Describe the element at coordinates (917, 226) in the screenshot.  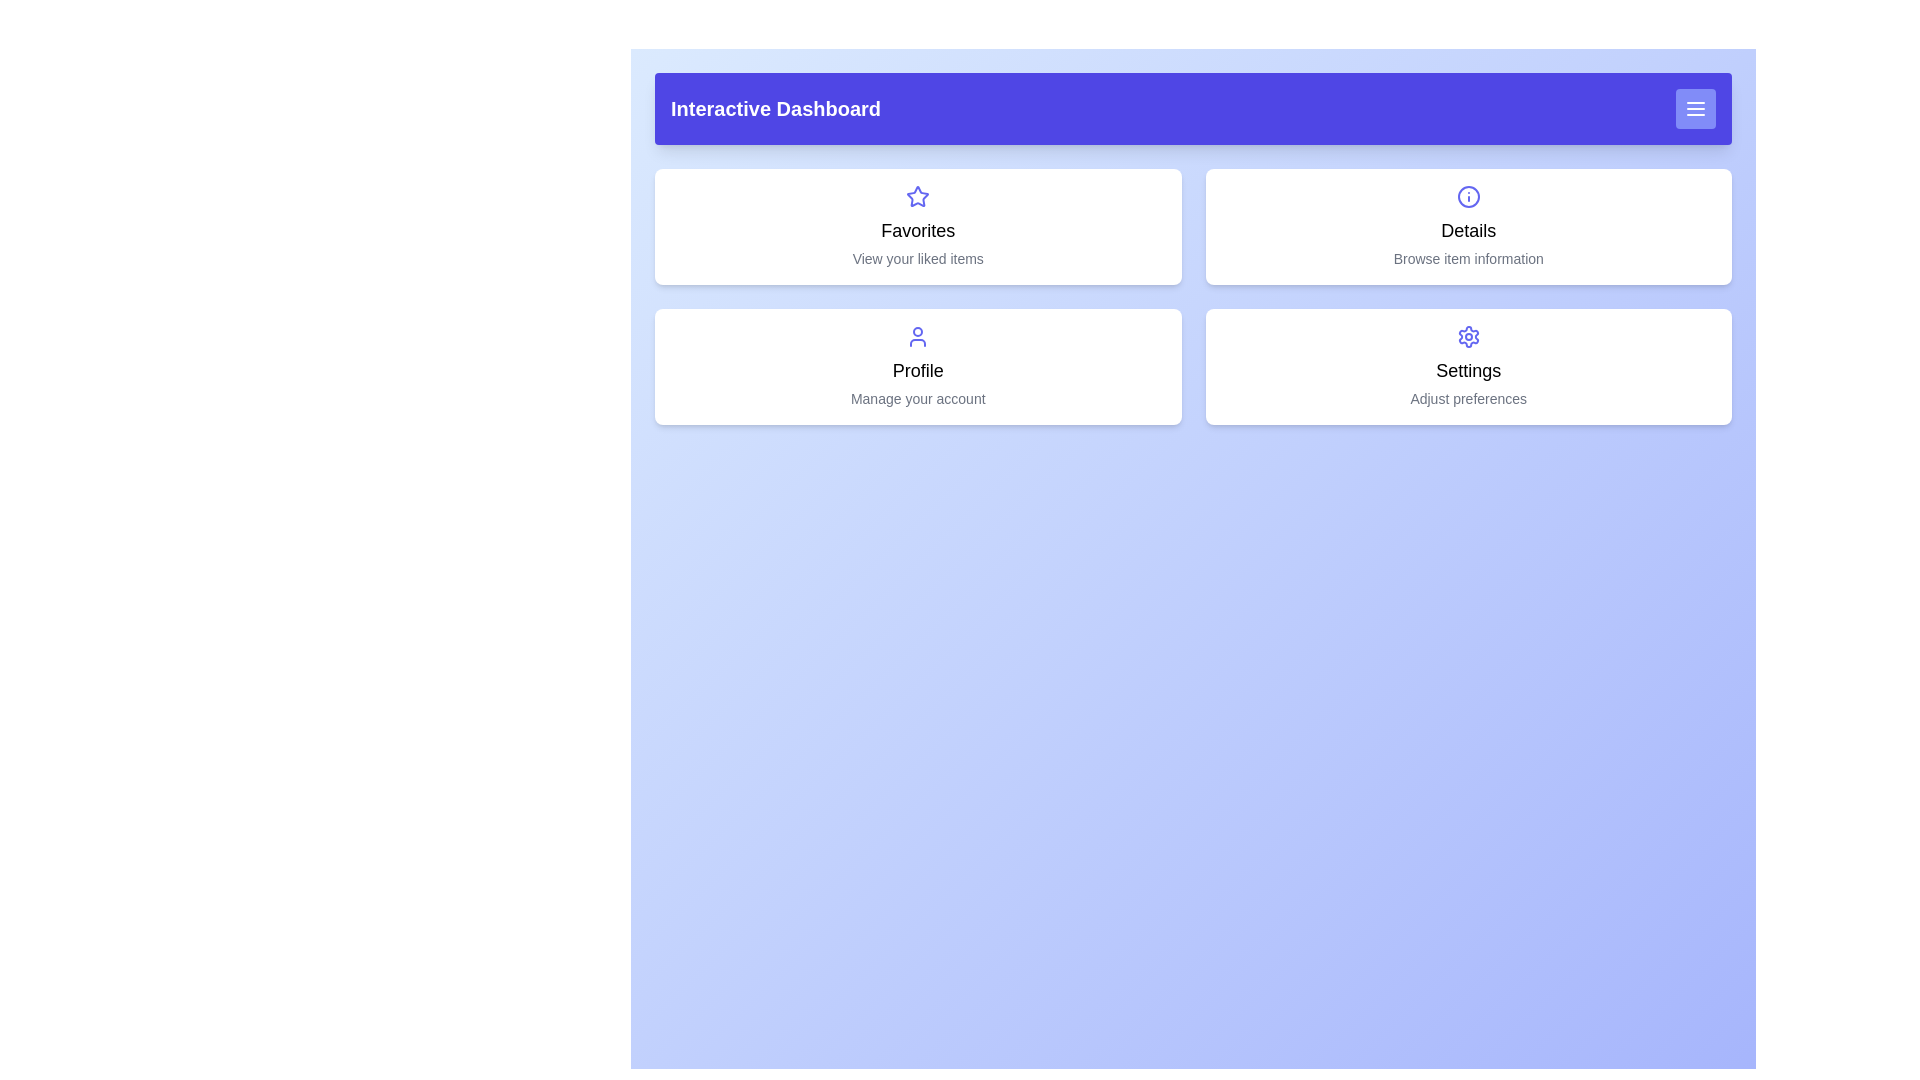
I see `the 'Favorites' card to view liked items` at that location.